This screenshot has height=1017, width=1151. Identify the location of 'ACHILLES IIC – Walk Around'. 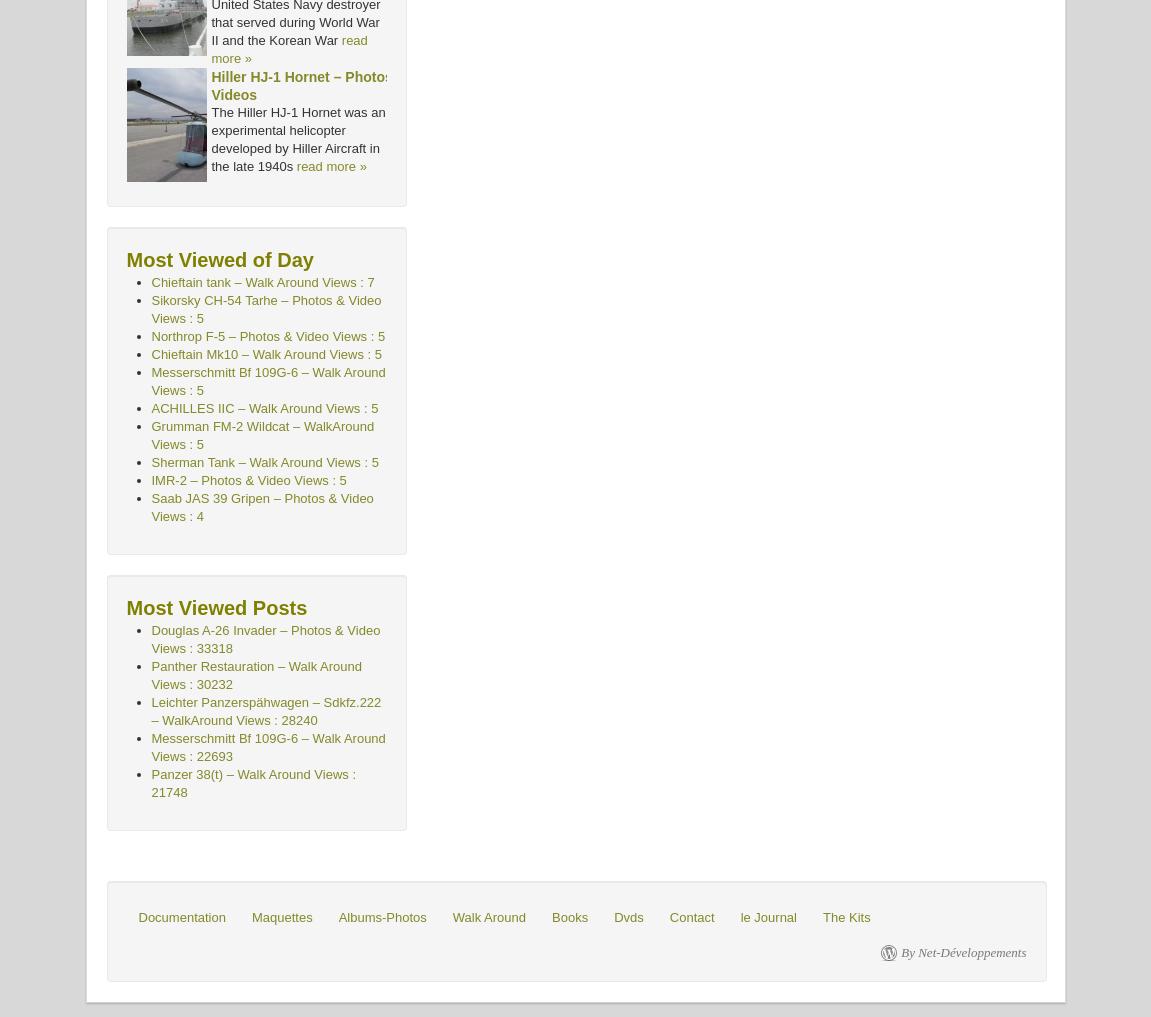
(236, 408).